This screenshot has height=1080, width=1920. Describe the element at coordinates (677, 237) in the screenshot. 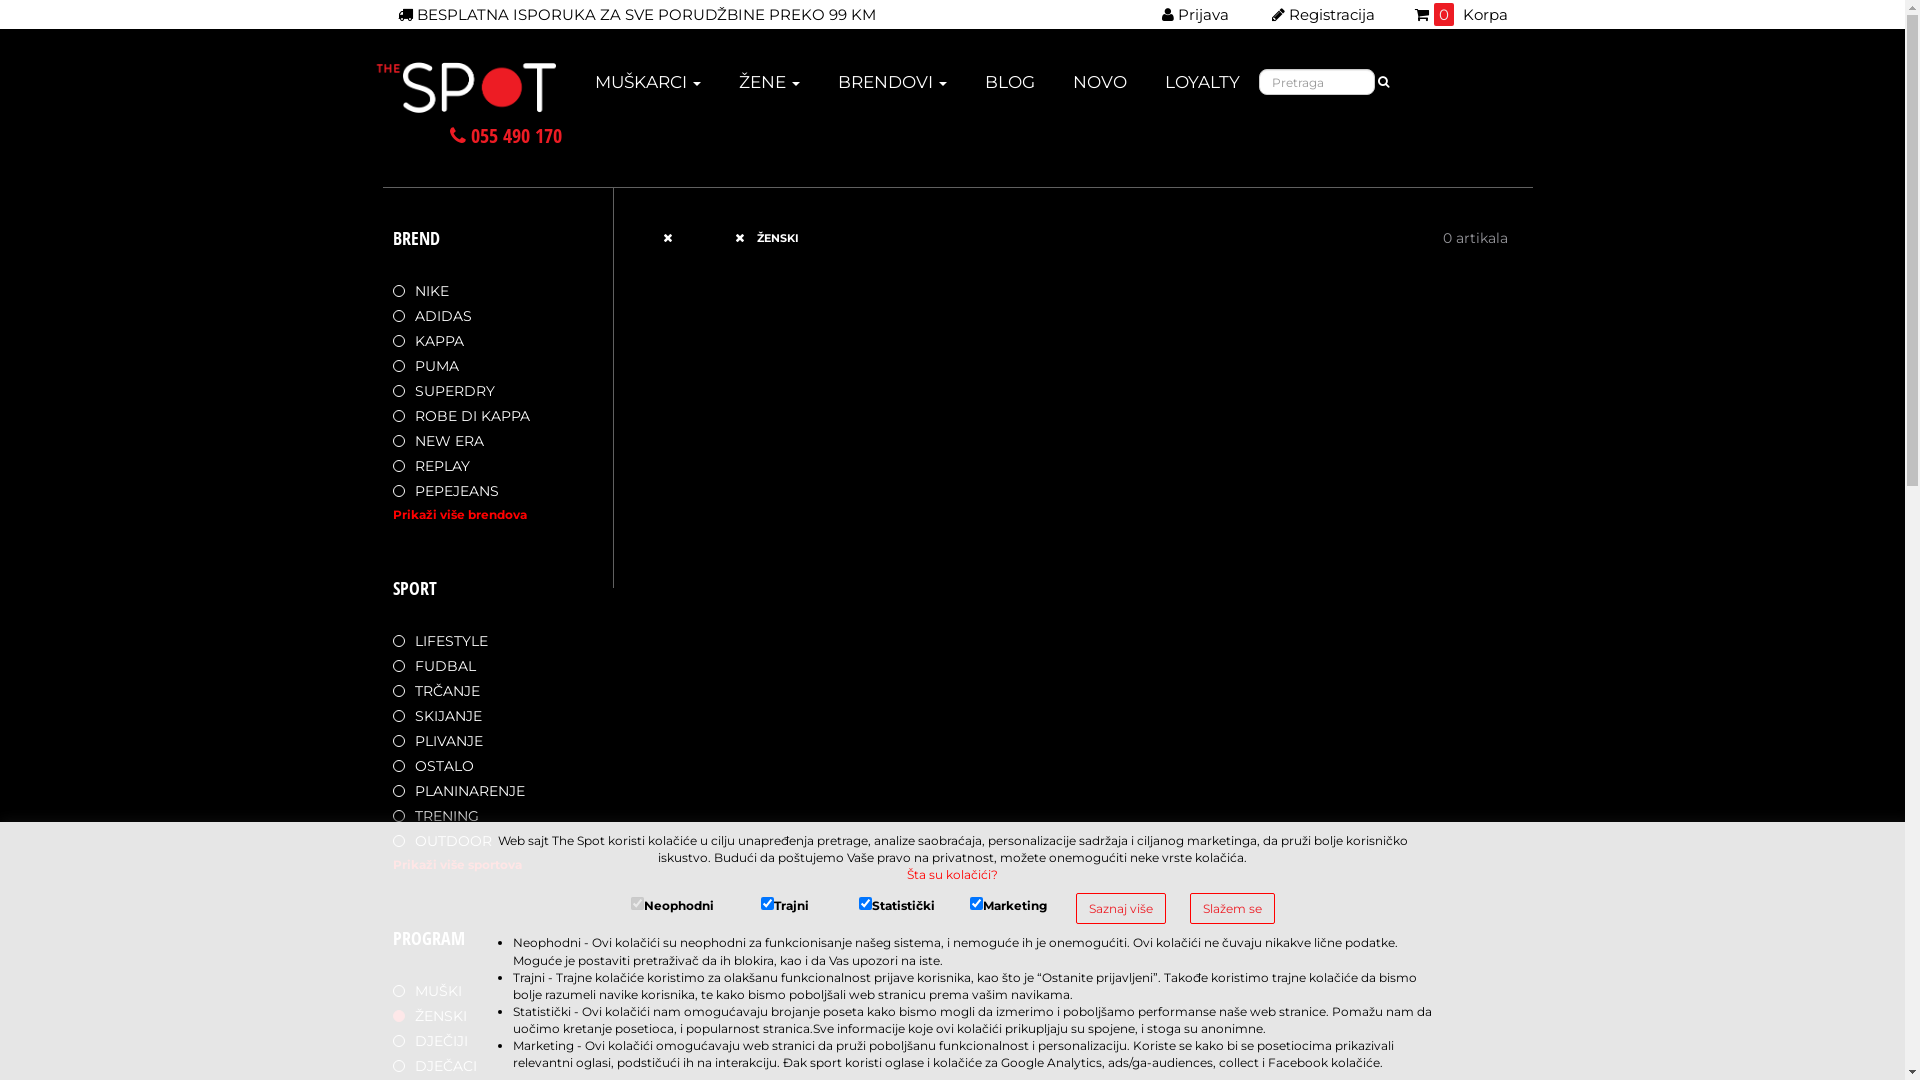

I see `'Ukloni airmax97'` at that location.